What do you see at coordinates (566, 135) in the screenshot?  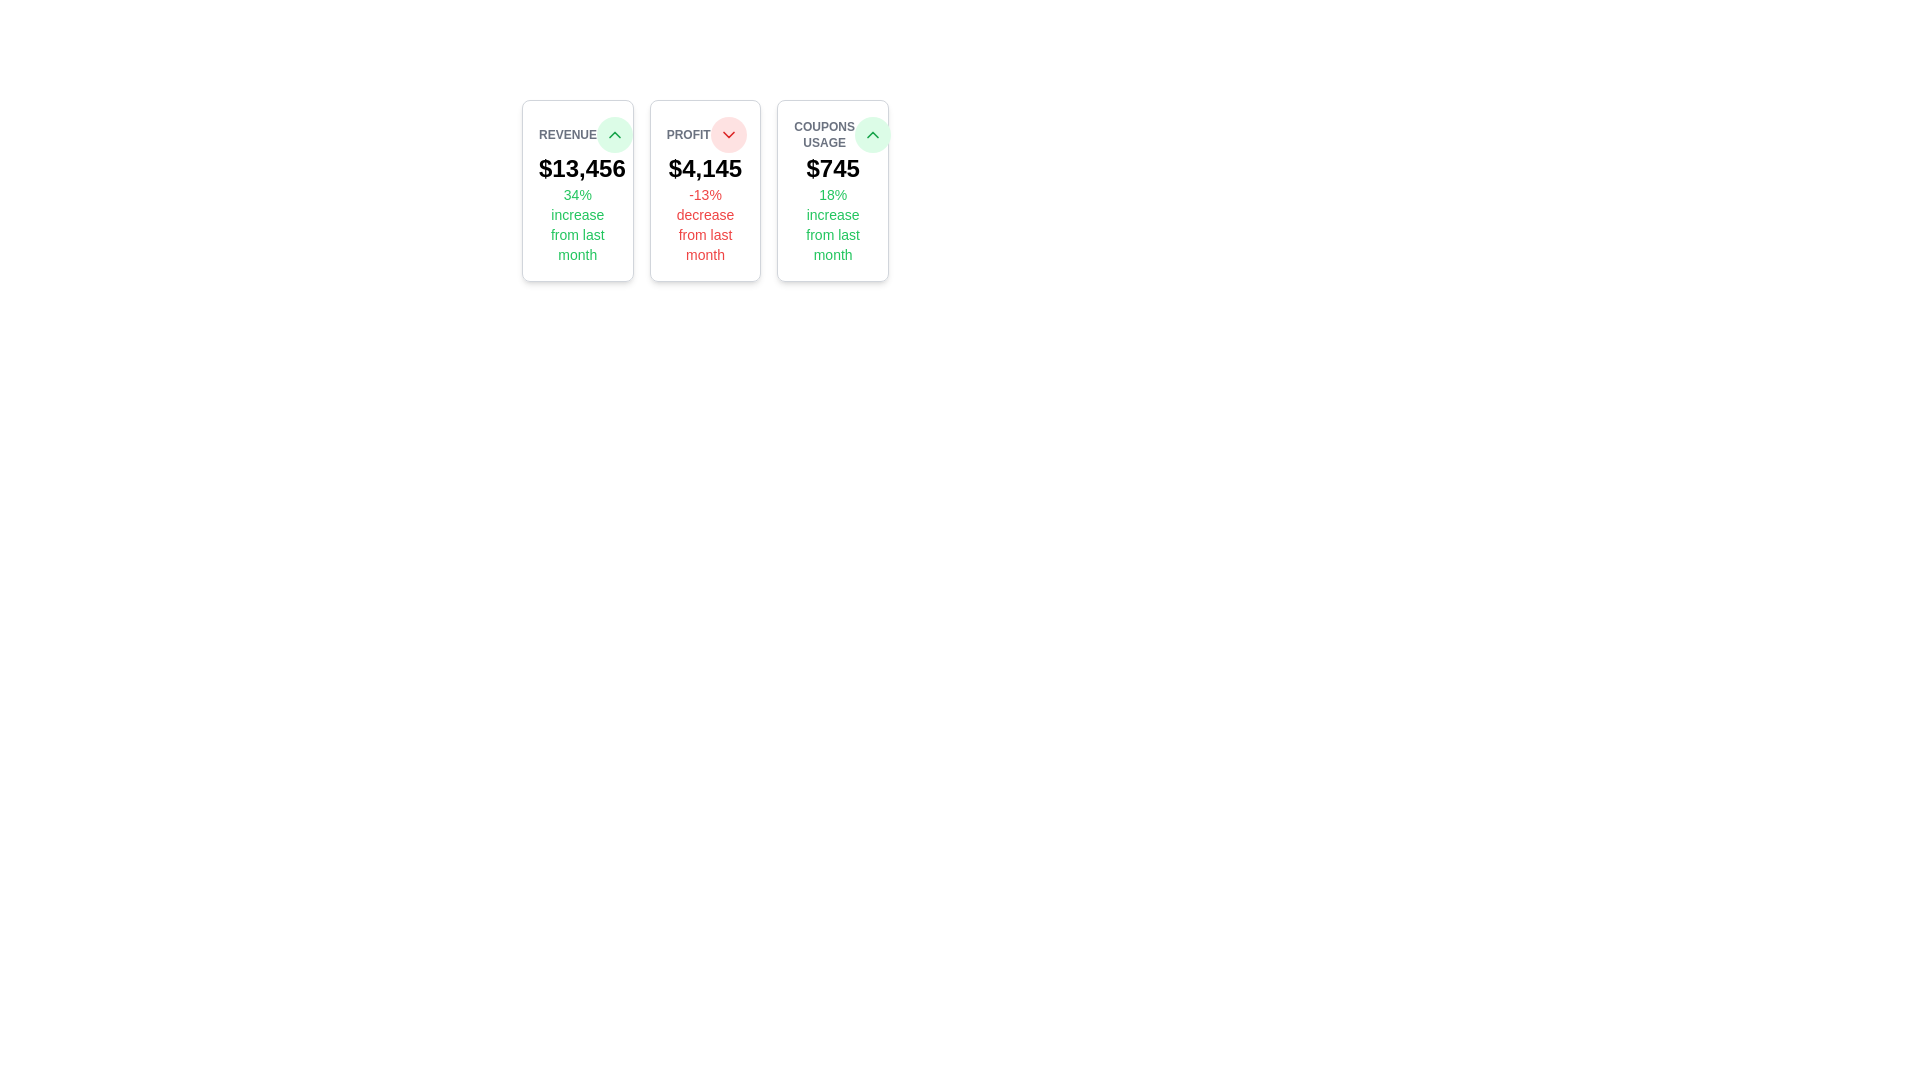 I see `text content of the 'REVENUE' label, which is a bold, small uppercase gray text located at the top of a card layout` at bounding box center [566, 135].